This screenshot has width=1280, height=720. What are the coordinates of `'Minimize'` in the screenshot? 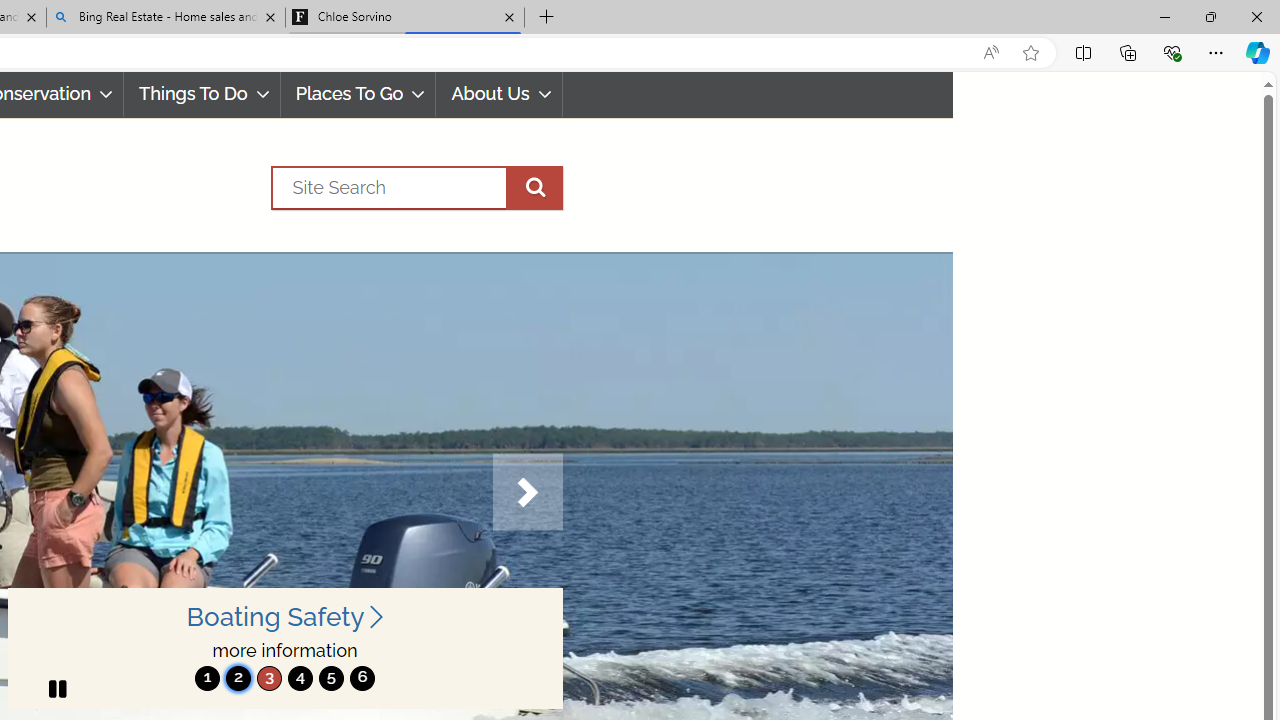 It's located at (1164, 16).